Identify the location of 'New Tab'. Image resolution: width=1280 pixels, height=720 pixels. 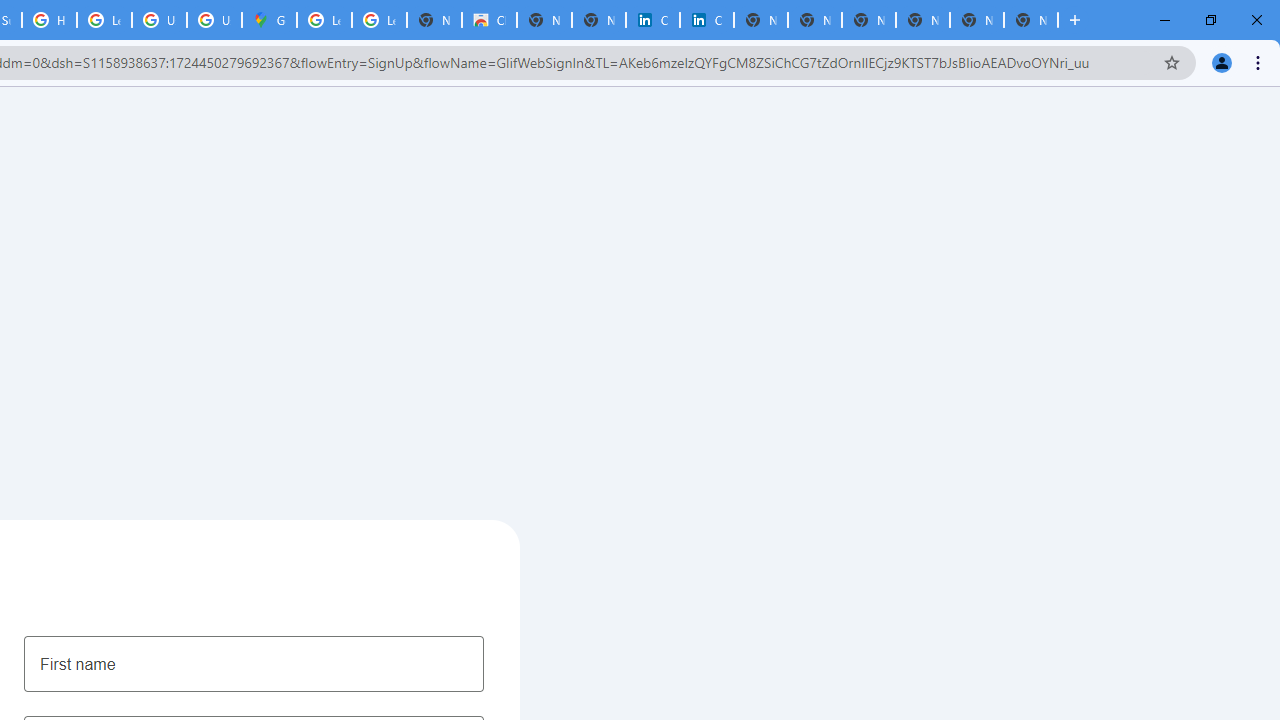
(1031, 20).